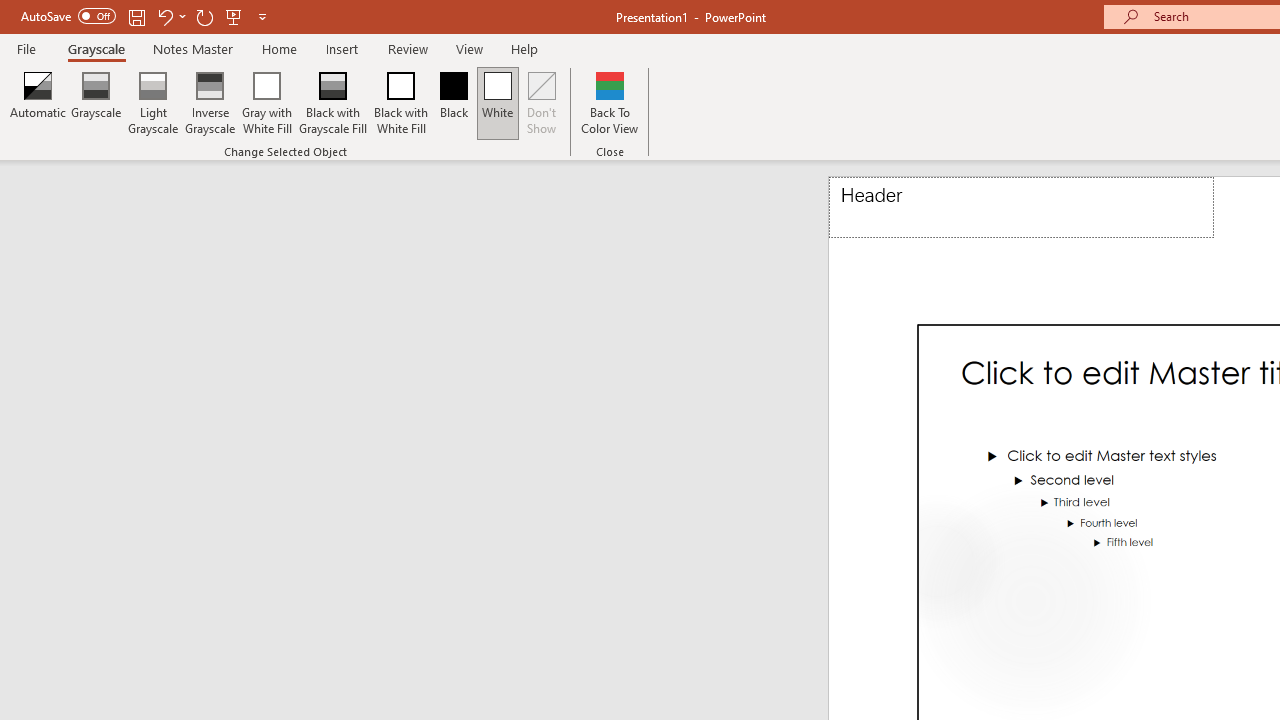  Describe the element at coordinates (608, 103) in the screenshot. I see `'Back To Color View'` at that location.